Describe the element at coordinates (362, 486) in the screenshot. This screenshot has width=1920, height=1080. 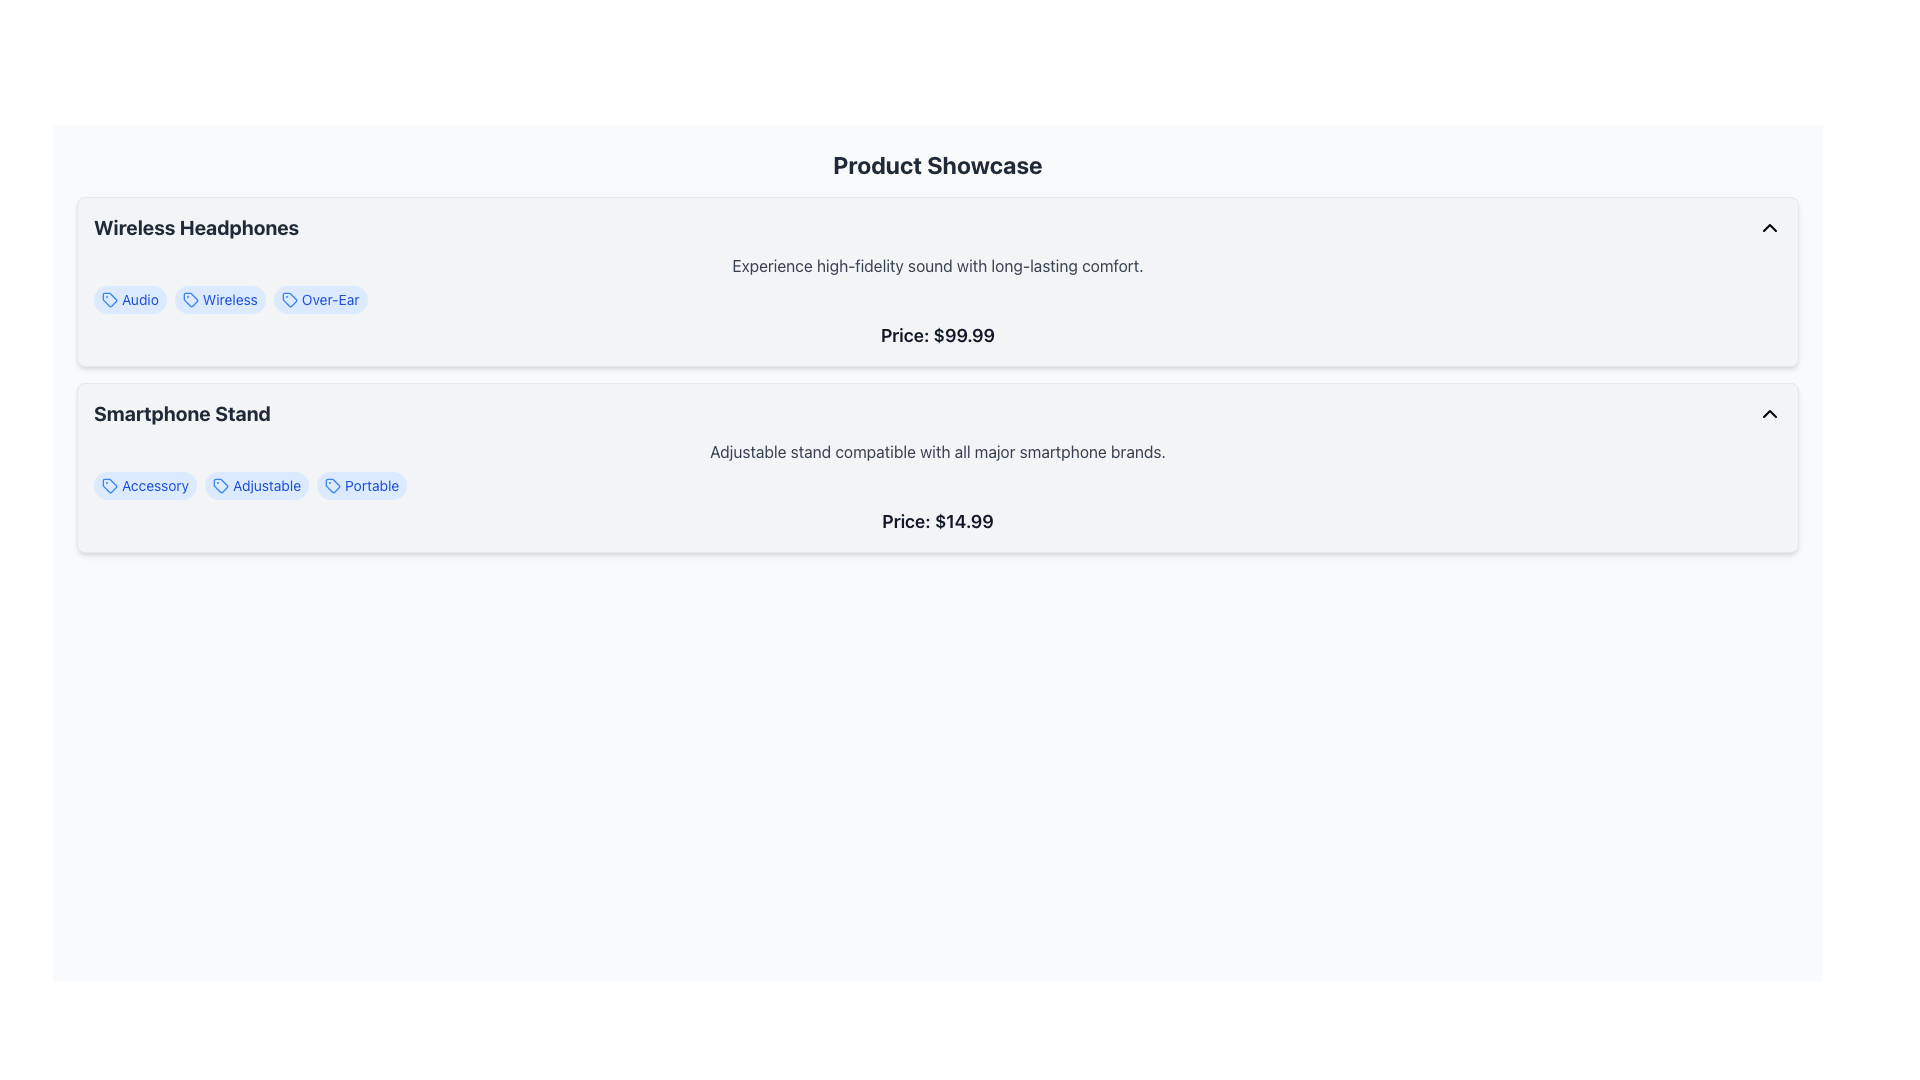
I see `text of the third badge indicating a property or category related to the 'Smartphone Stand' product, located below the title` at that location.